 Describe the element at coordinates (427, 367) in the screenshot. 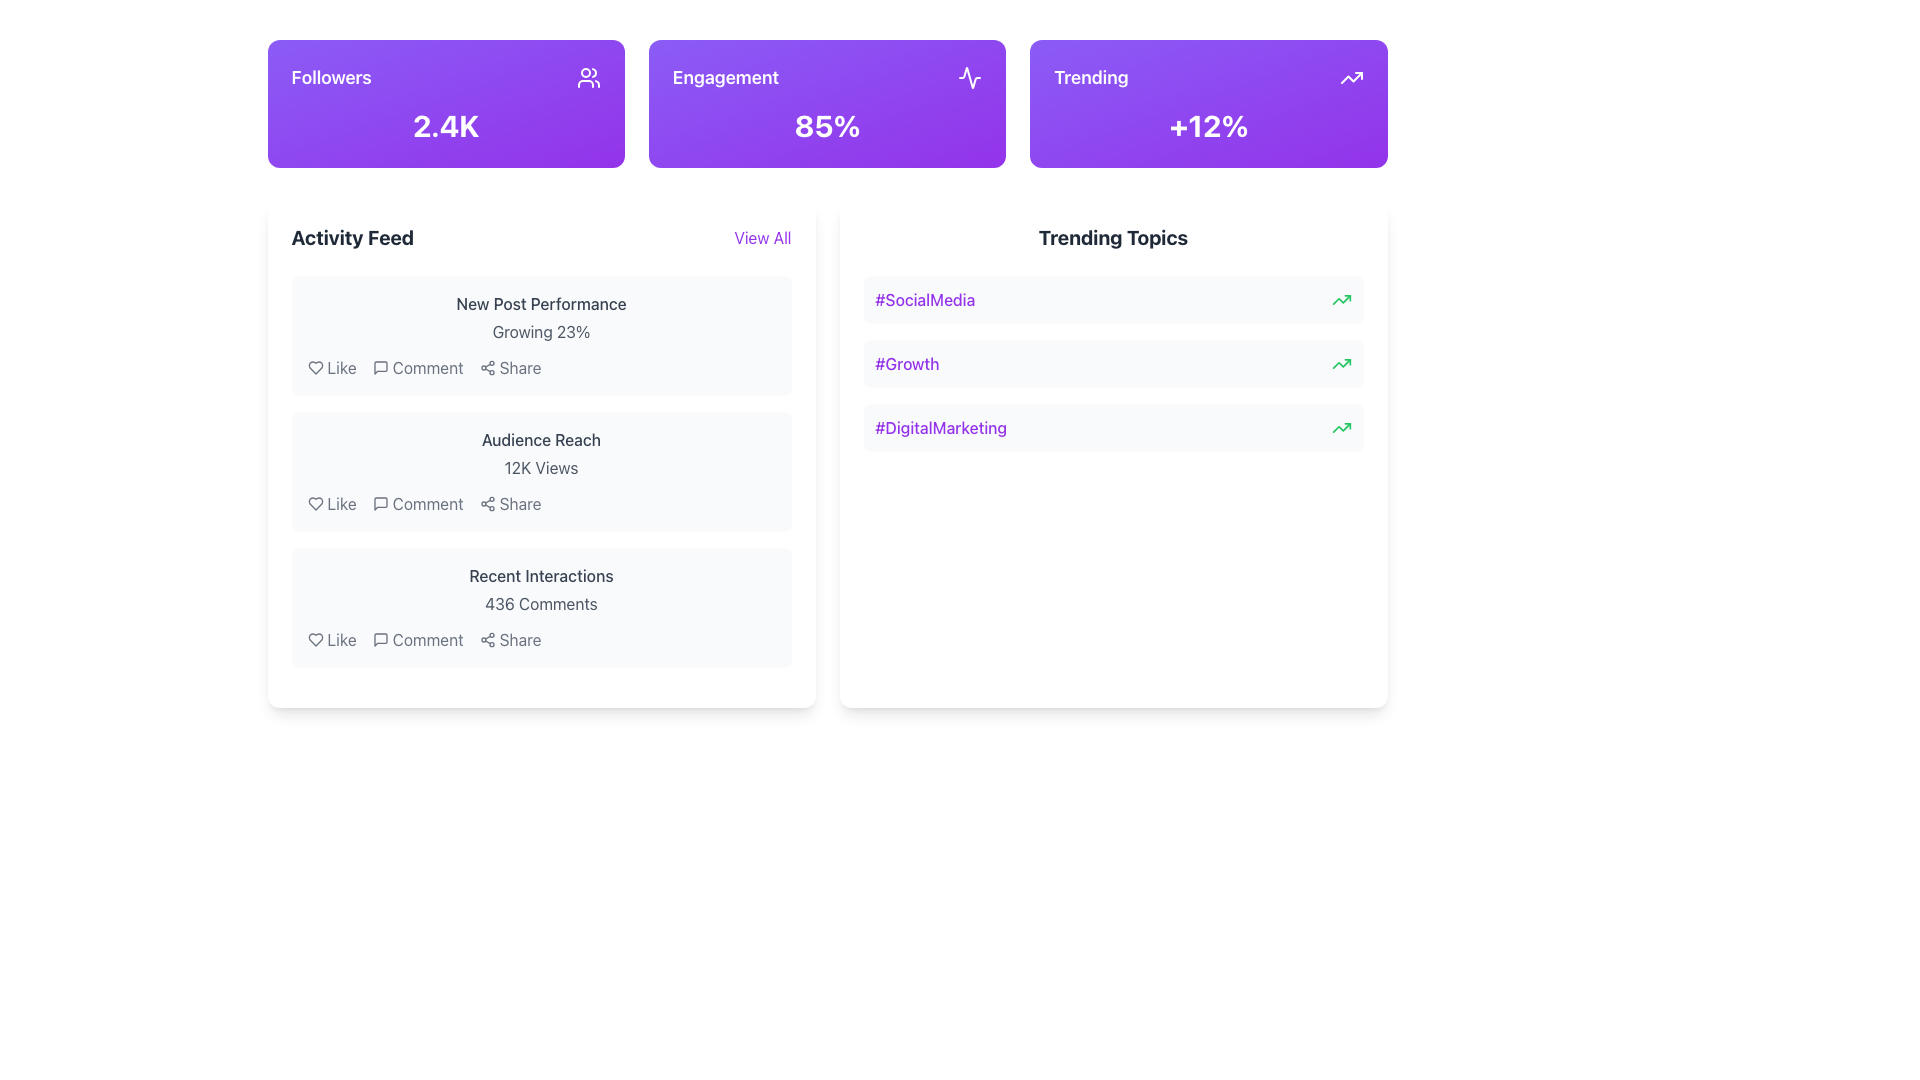

I see `the 'Comment' text label in gray font located in the 'Activity Feed' panel to initiate a comment action` at that location.